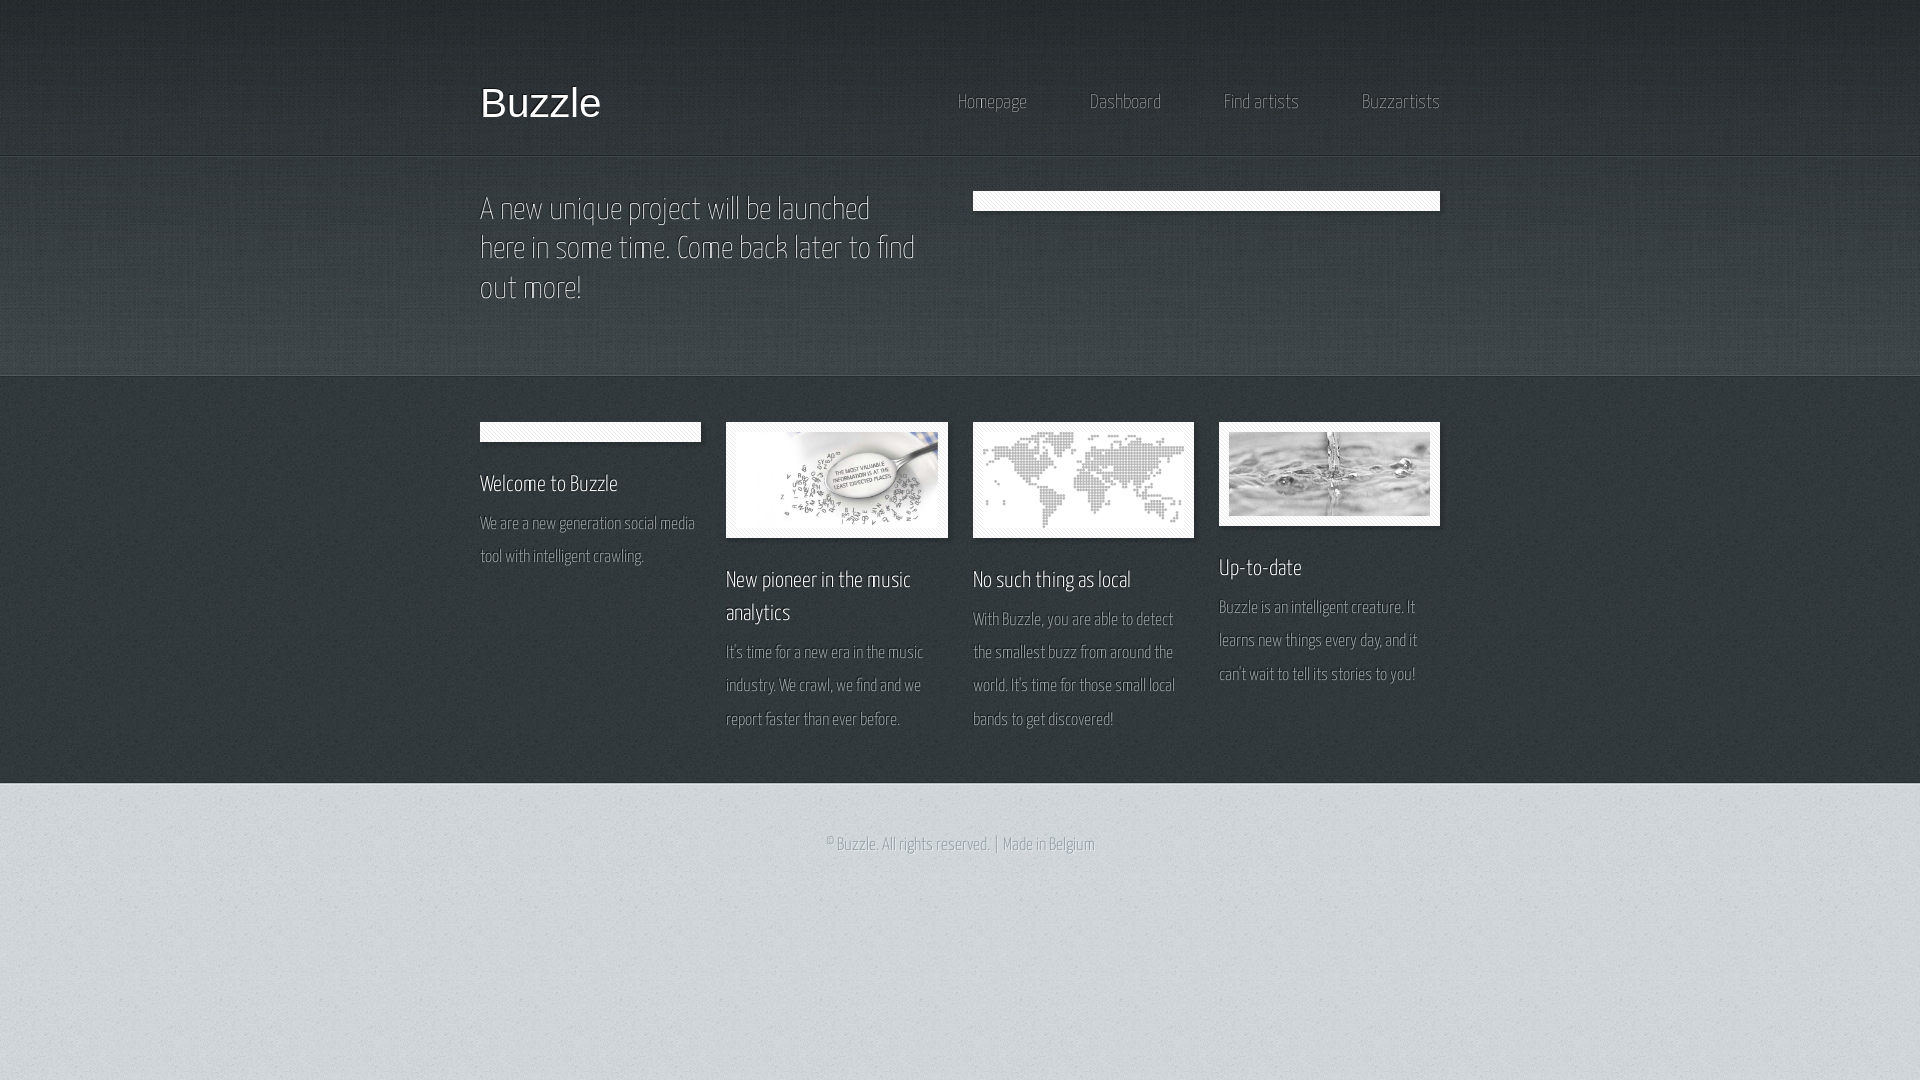  I want to click on 'Buzzle', so click(541, 103).